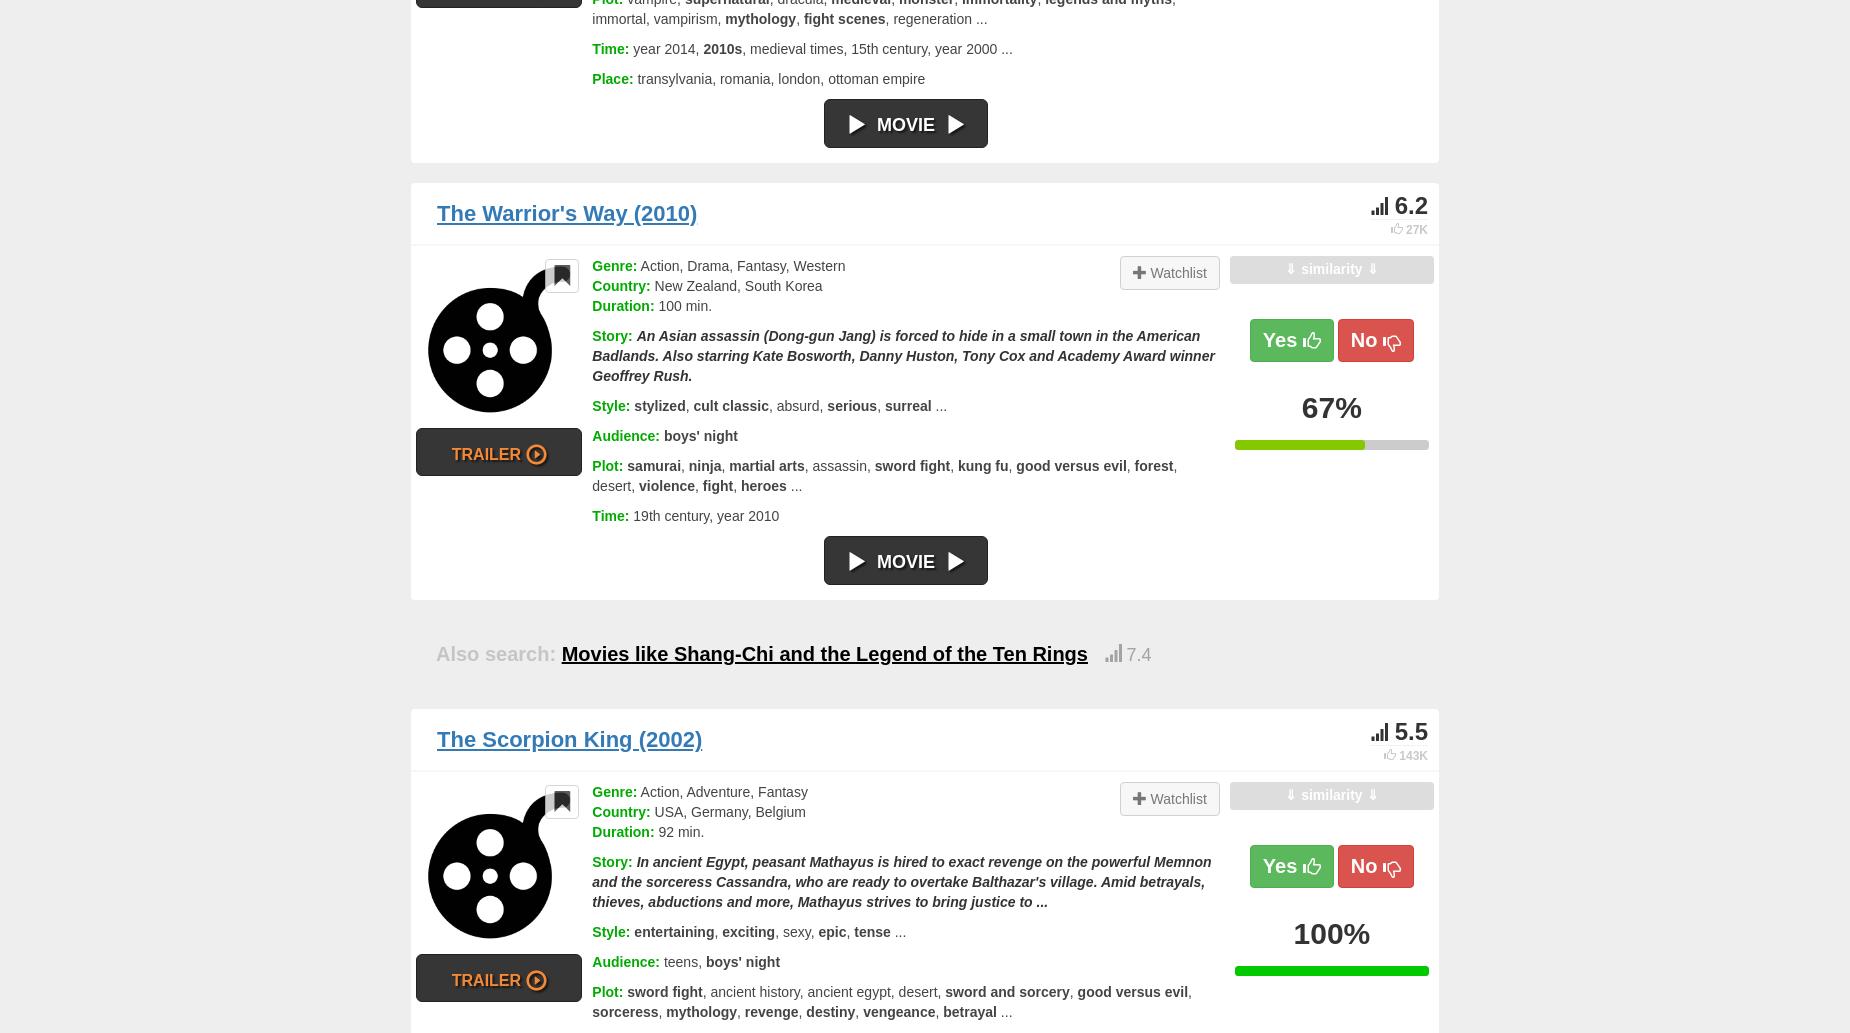  I want to click on '27K', so click(1416, 228).